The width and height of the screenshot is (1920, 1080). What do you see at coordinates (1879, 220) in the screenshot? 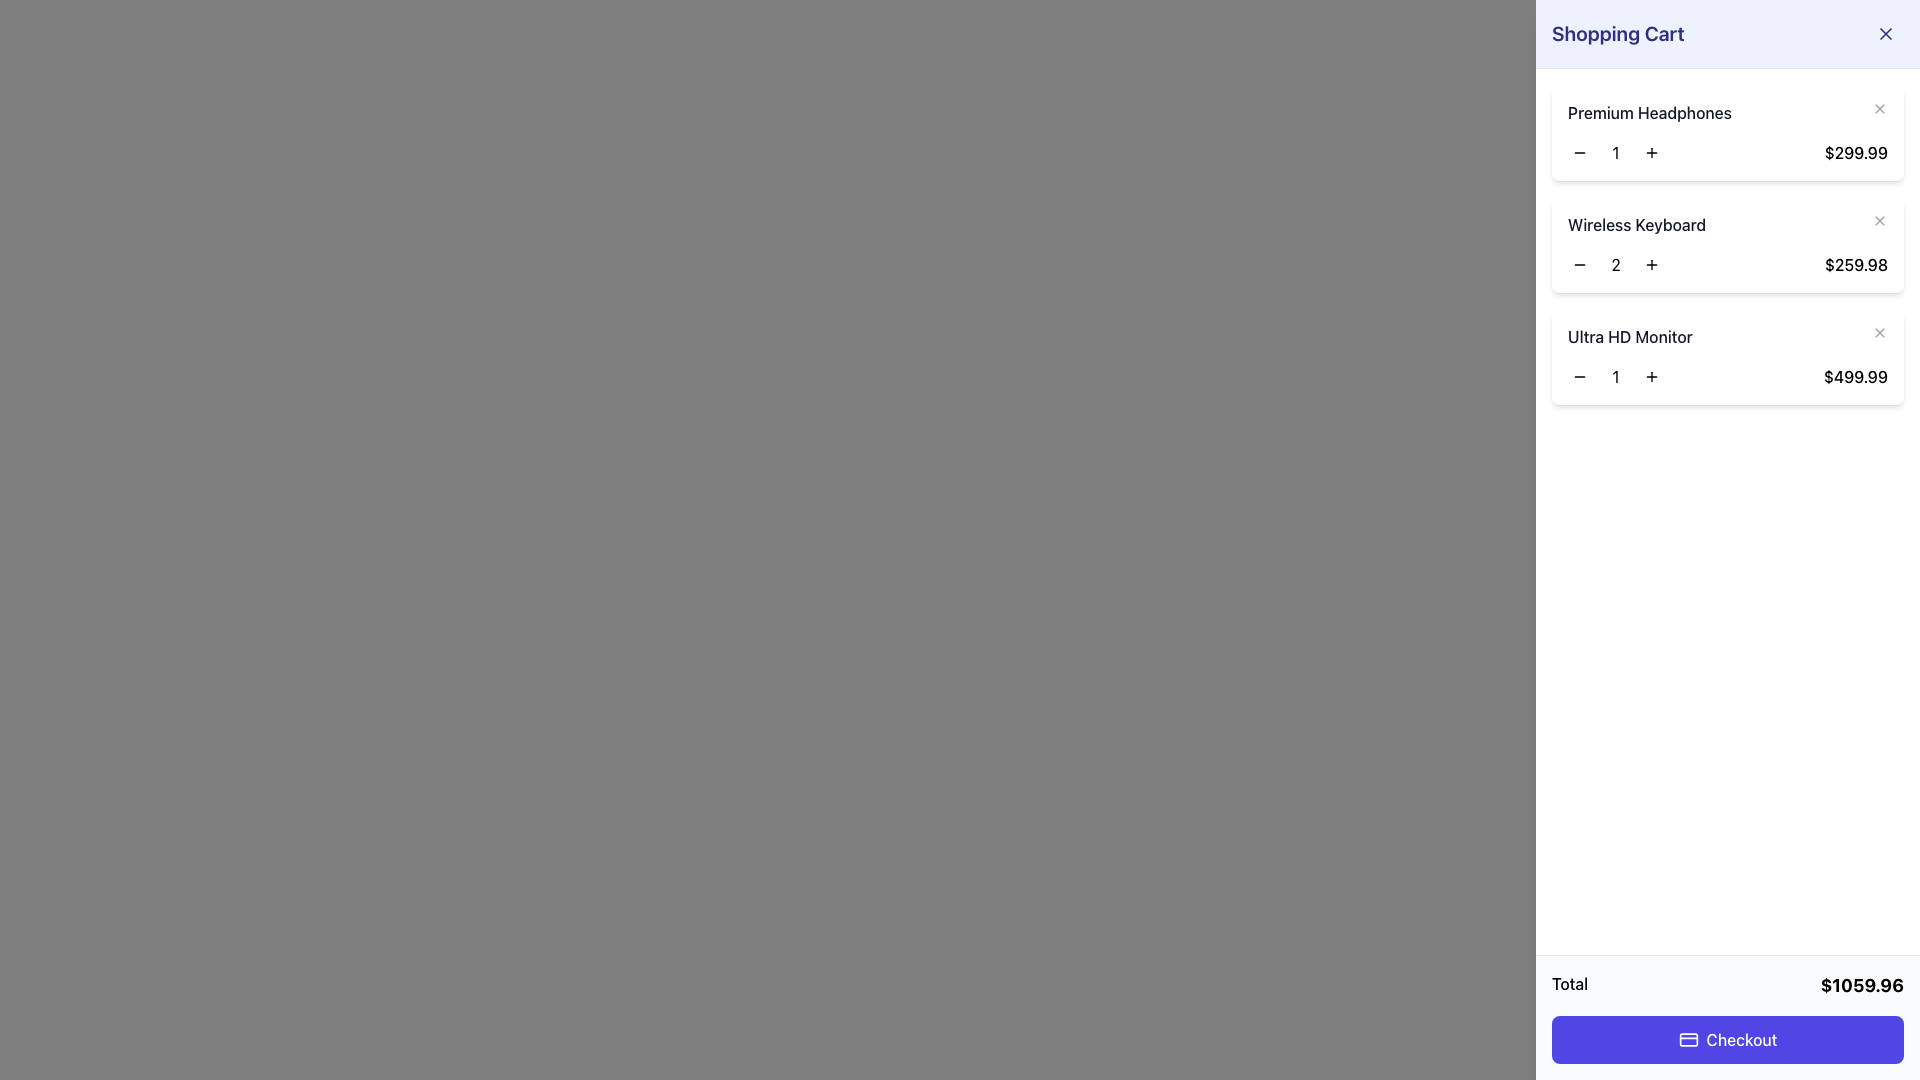
I see `the second interactive cross icon styled as a delete button located to the right of the 'Wireless Keyboard' item description in the shopping cart interface to change its color from gray to red` at bounding box center [1879, 220].